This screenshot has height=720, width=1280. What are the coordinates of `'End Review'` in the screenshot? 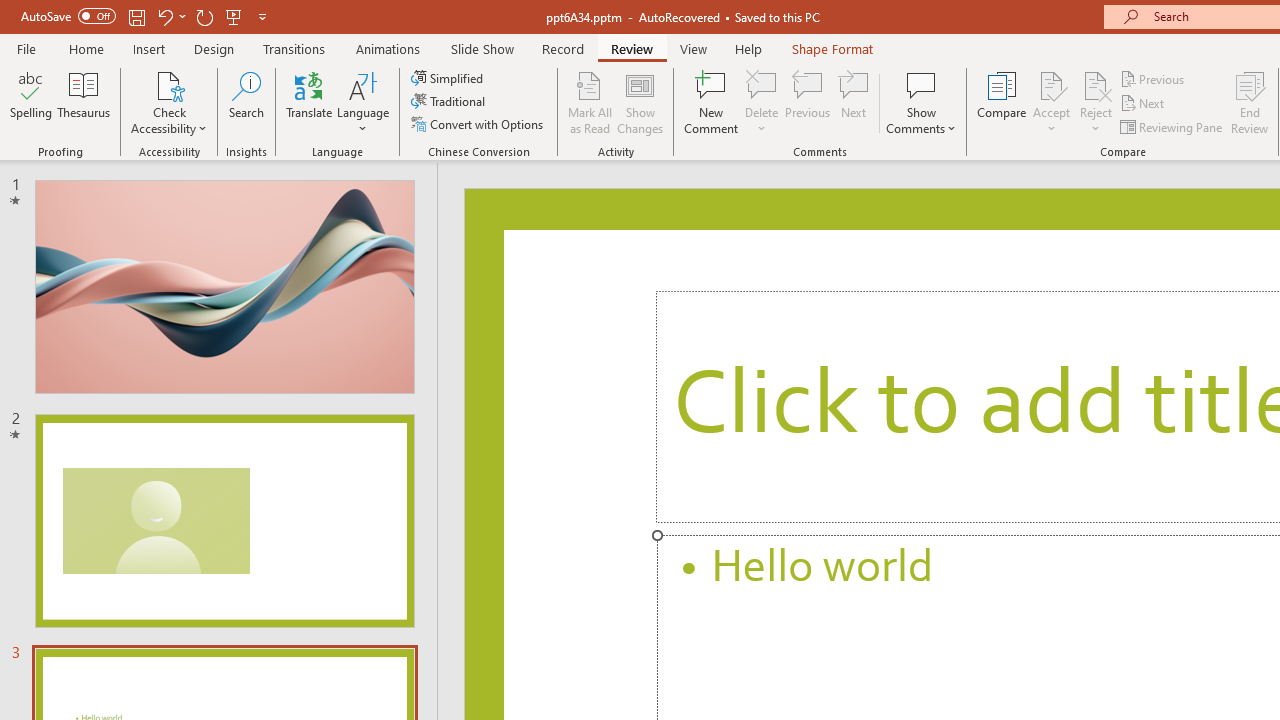 It's located at (1248, 103).